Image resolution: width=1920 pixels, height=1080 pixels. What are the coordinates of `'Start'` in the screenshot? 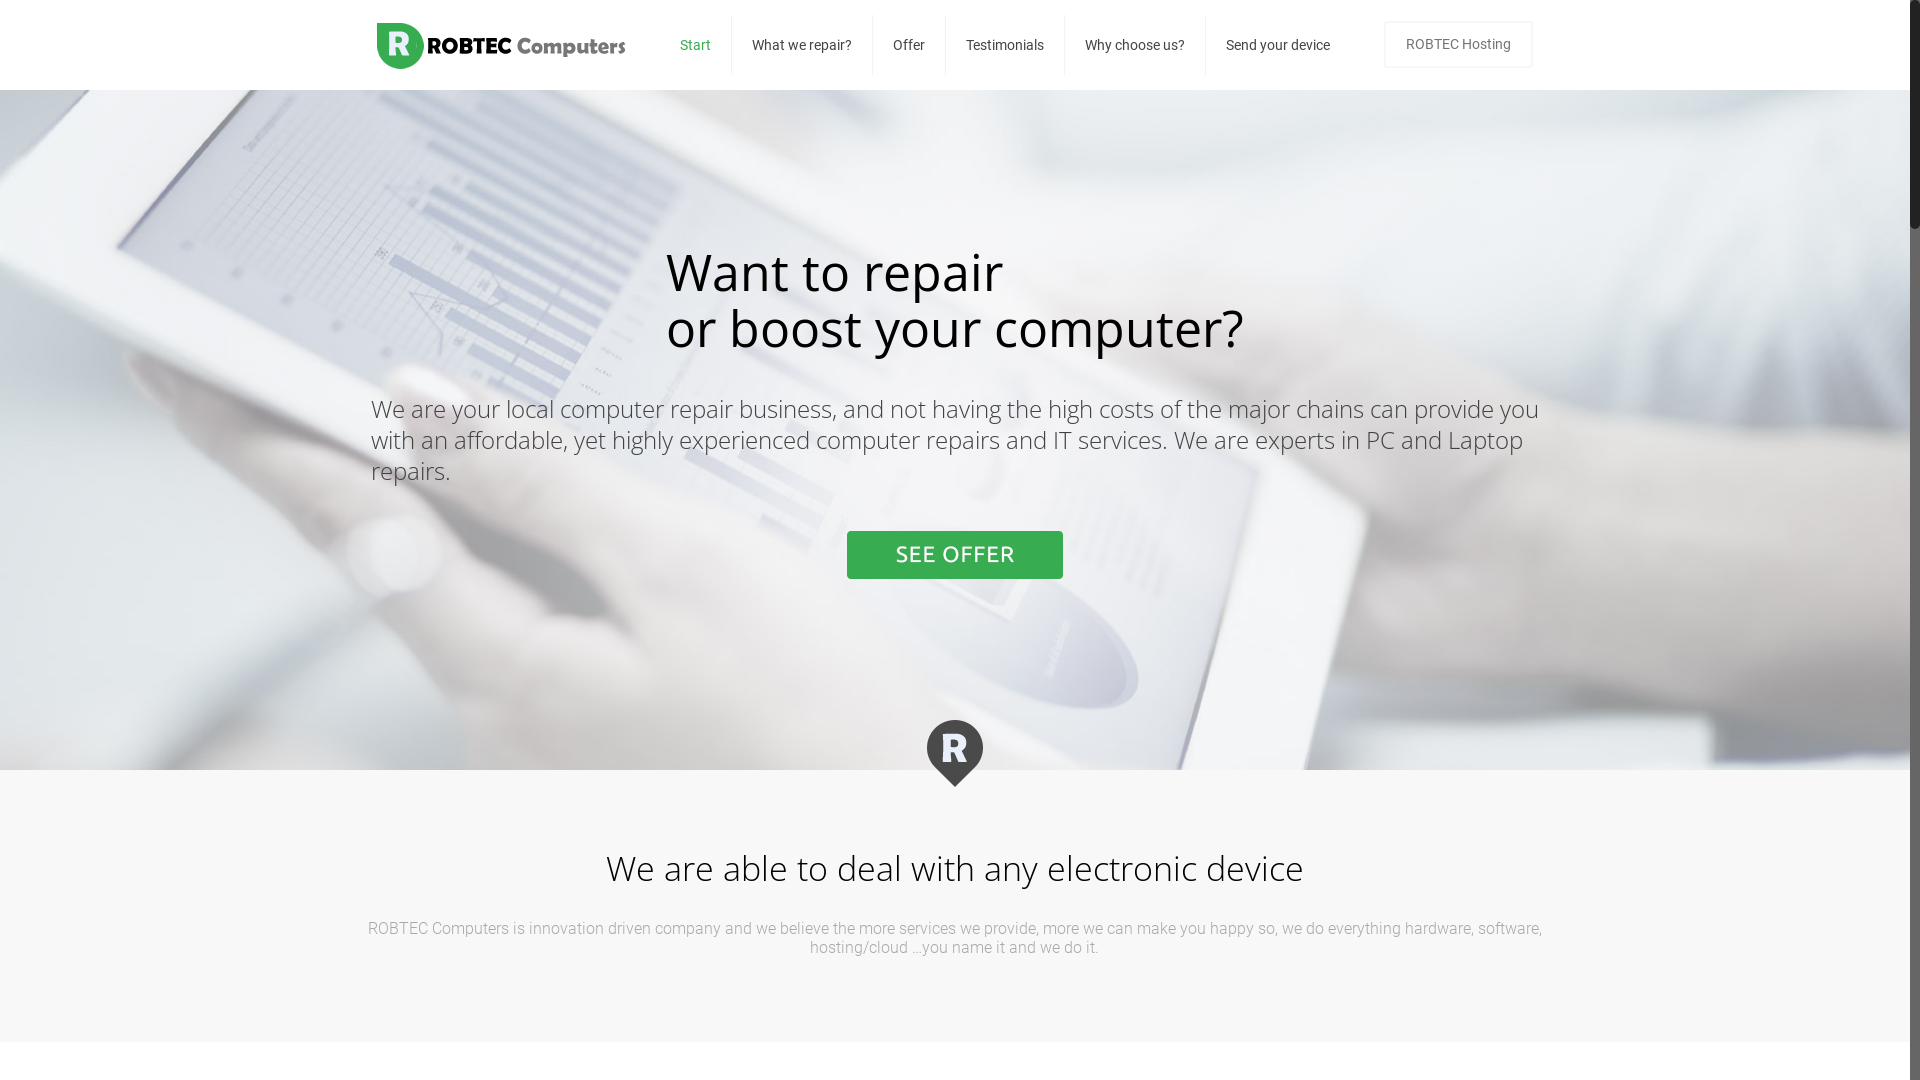 It's located at (696, 45).